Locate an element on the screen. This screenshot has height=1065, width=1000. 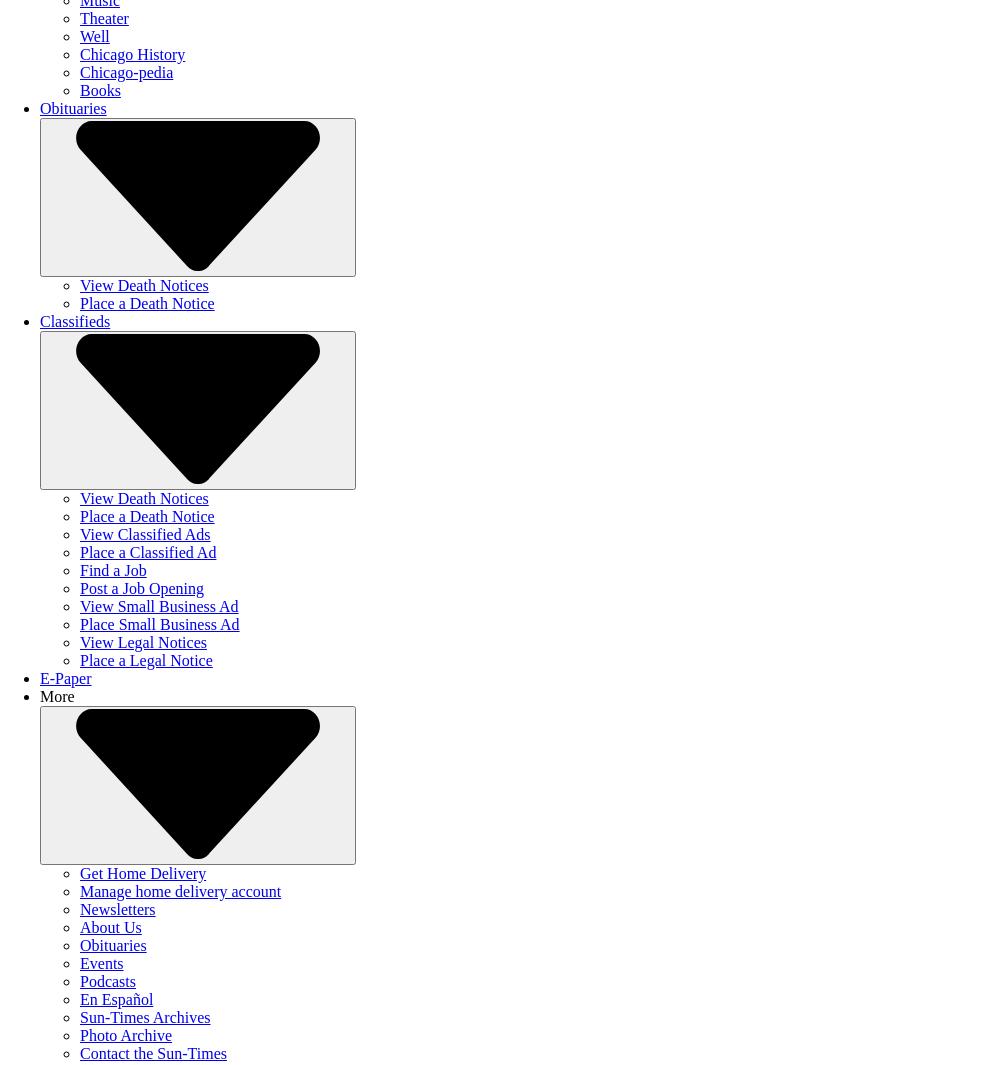
'Place a Legal Notice' is located at coordinates (146, 660).